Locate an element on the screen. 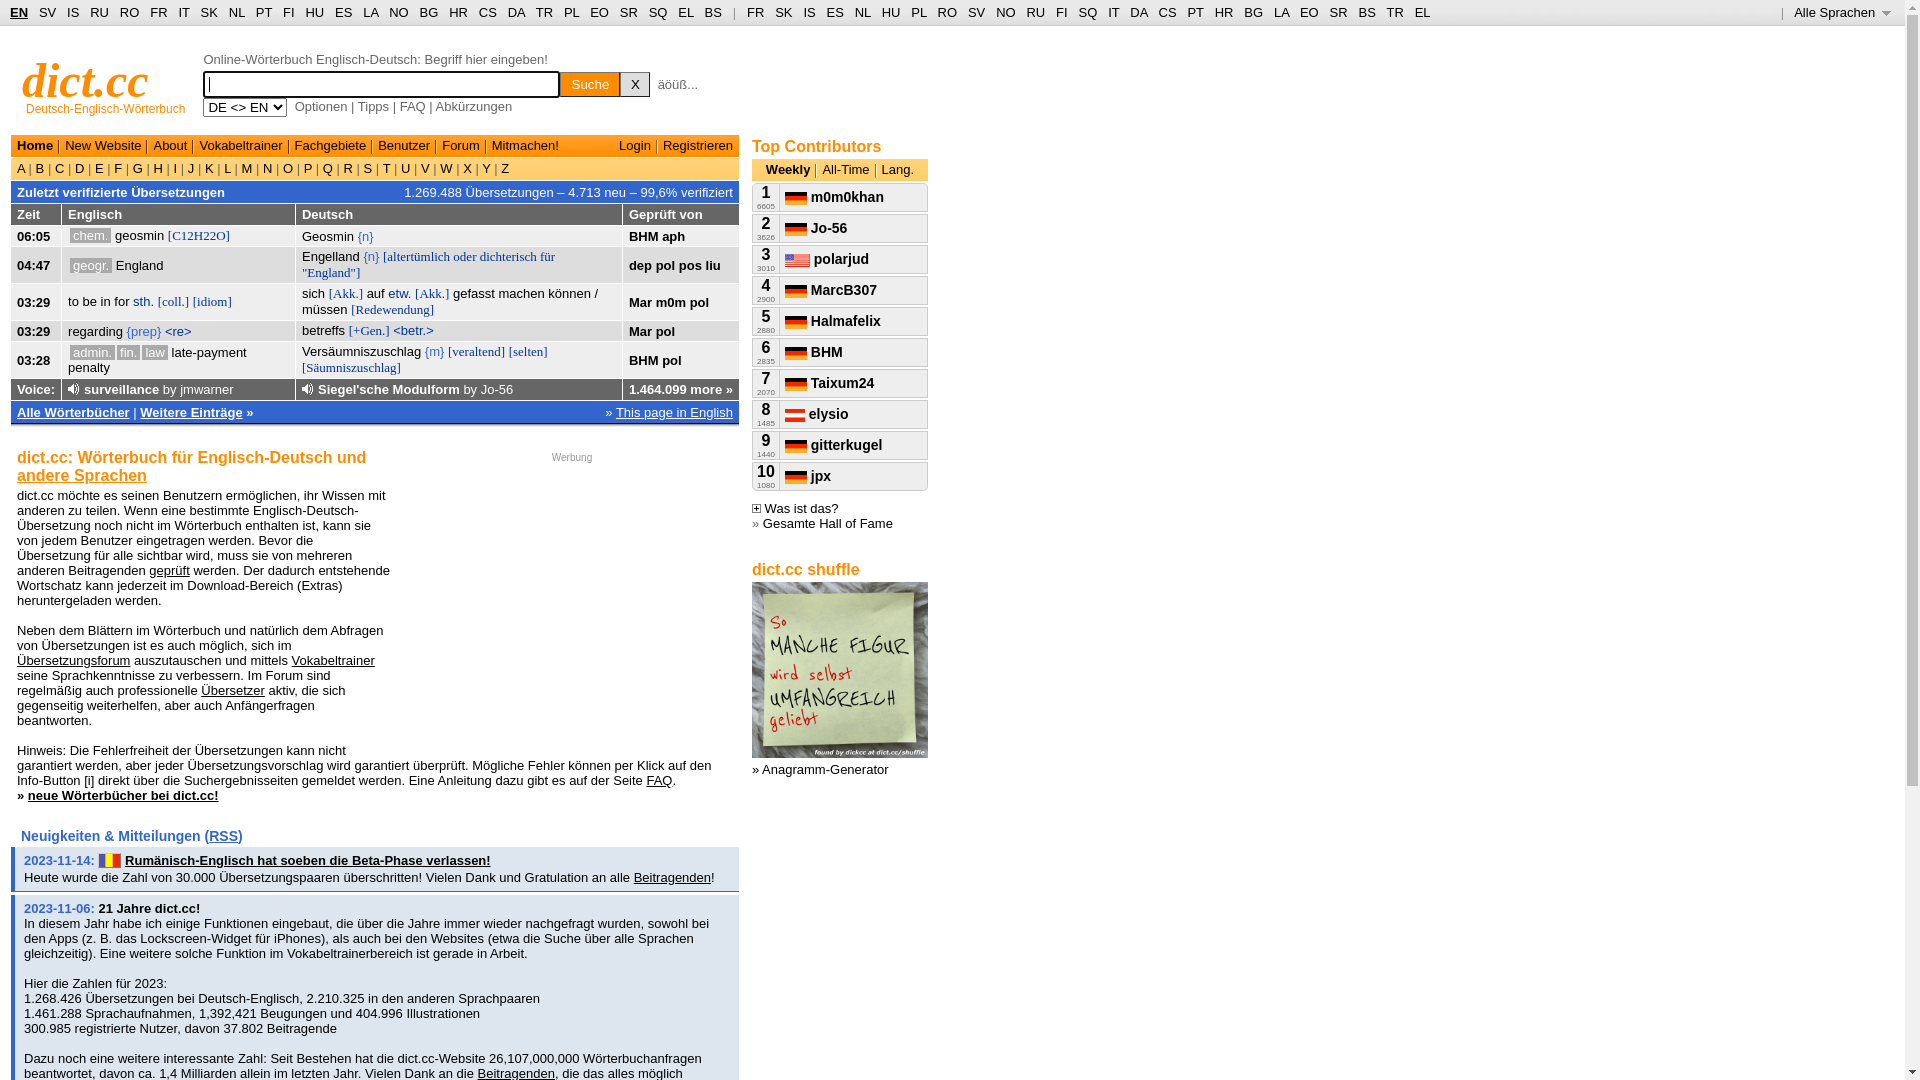 The image size is (1920, 1080). 'PL' is located at coordinates (563, 12).